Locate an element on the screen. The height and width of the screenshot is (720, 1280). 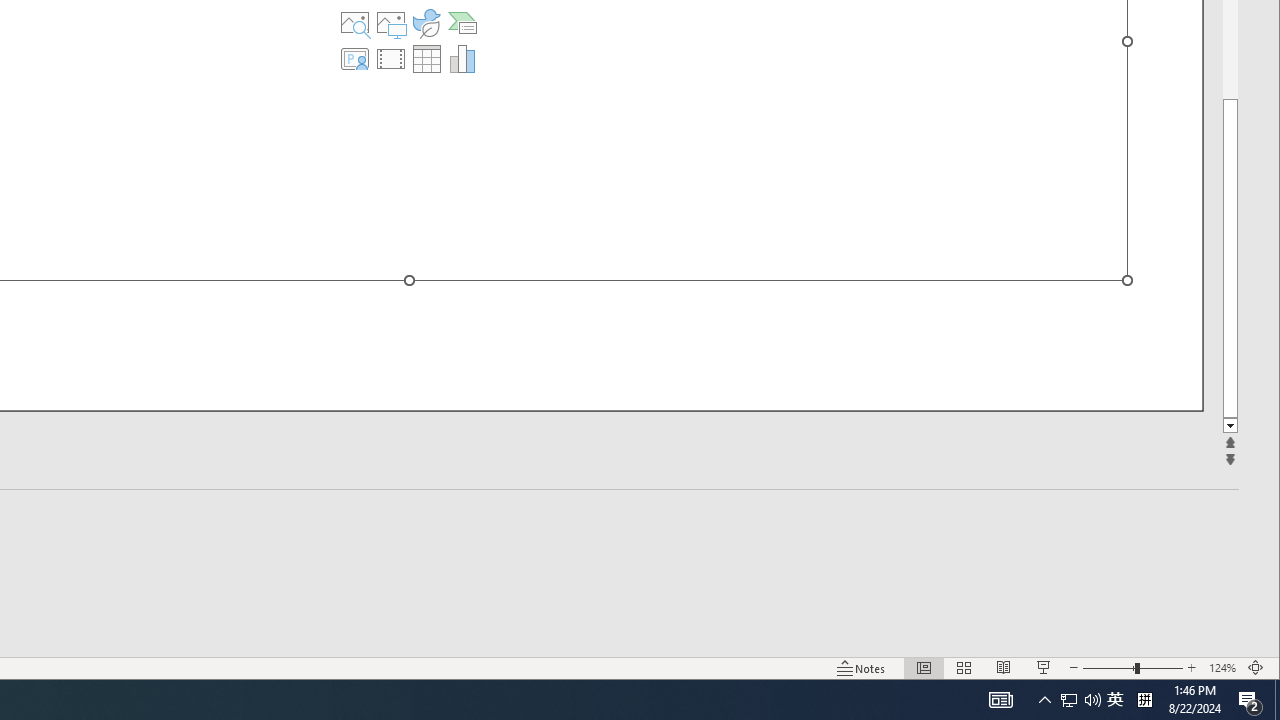
'Tray Input Indicator - Chinese (Simplified, China)' is located at coordinates (1144, 698).